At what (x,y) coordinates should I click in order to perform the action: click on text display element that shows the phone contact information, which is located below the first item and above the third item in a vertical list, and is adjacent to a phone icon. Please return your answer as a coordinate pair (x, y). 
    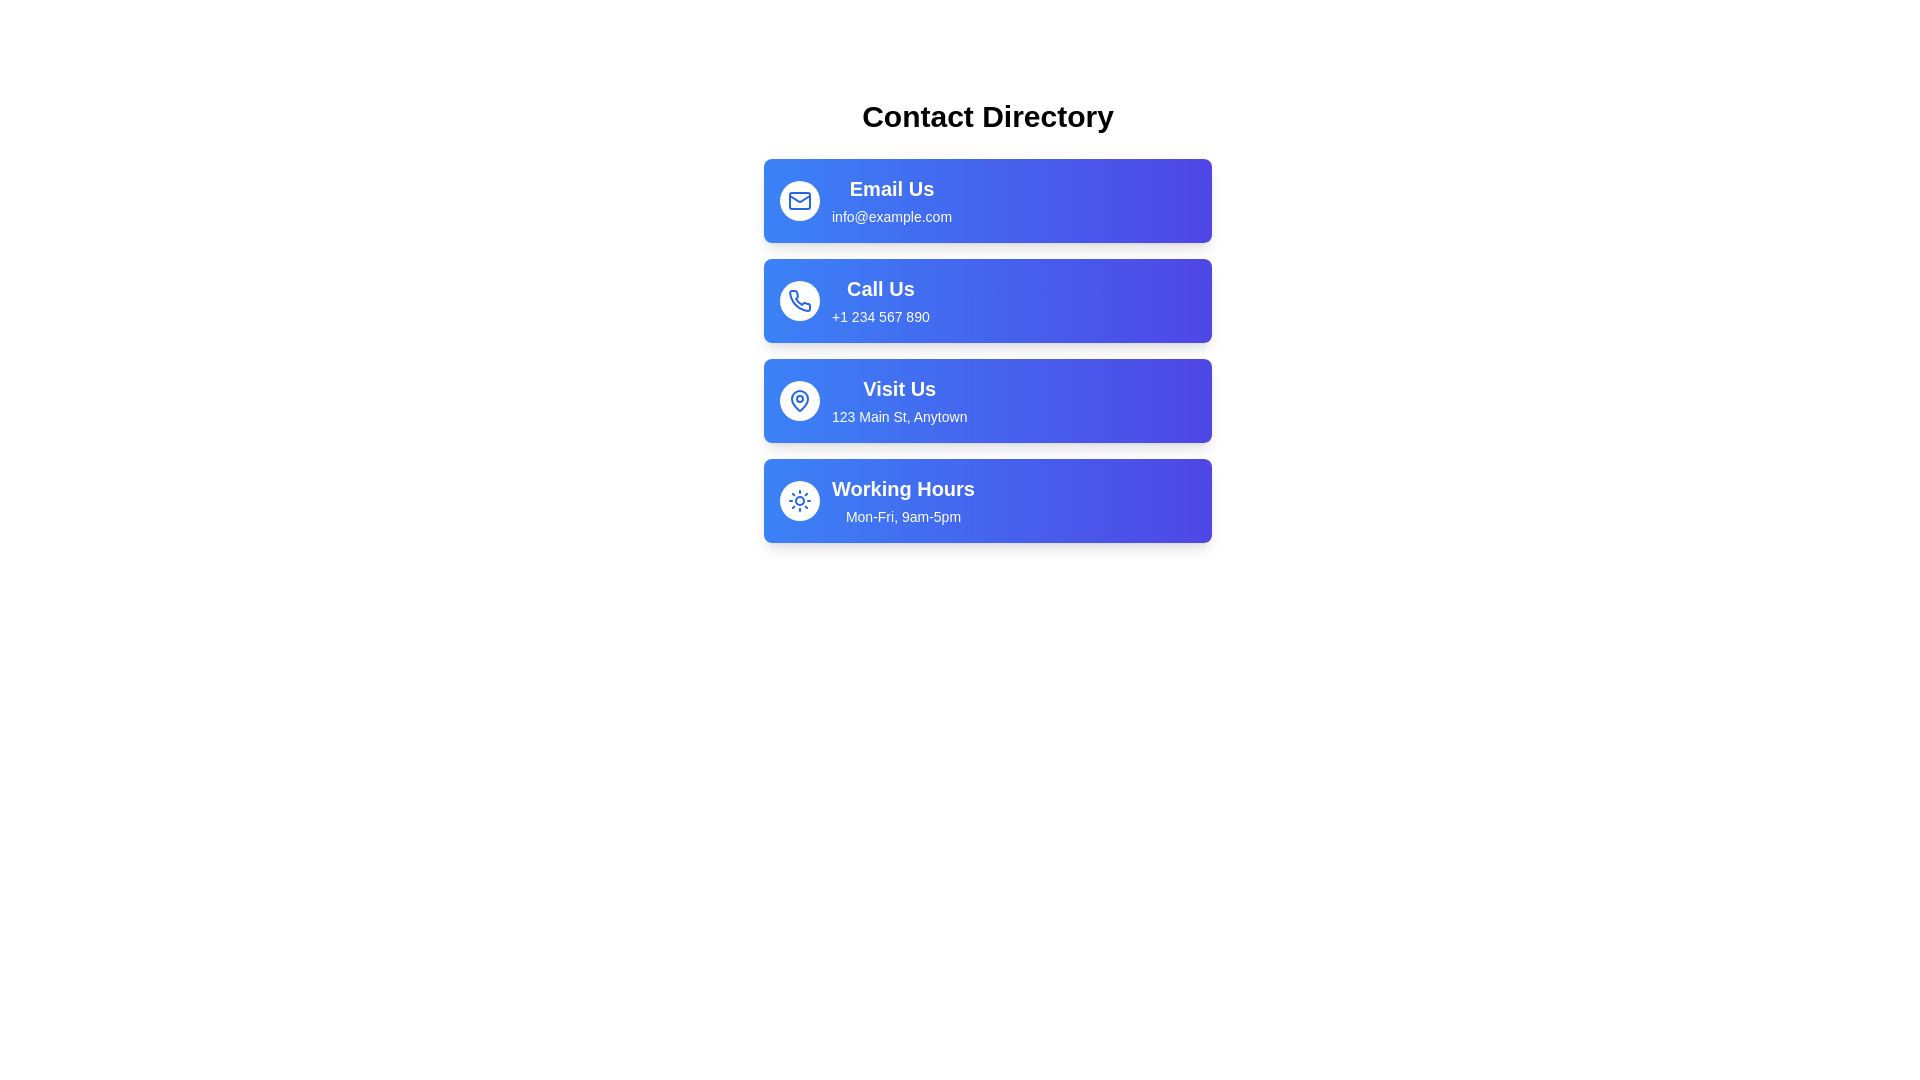
    Looking at the image, I should click on (880, 300).